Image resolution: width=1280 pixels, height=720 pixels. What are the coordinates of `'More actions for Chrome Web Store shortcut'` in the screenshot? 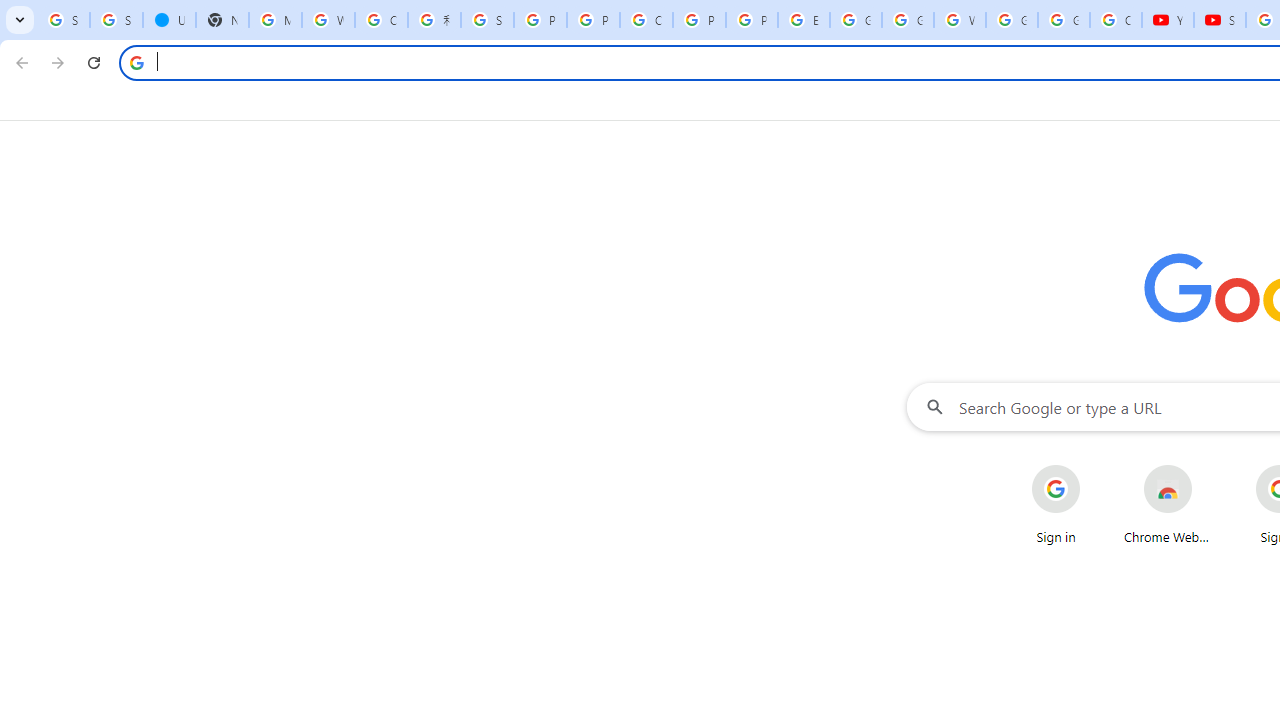 It's located at (1207, 466).